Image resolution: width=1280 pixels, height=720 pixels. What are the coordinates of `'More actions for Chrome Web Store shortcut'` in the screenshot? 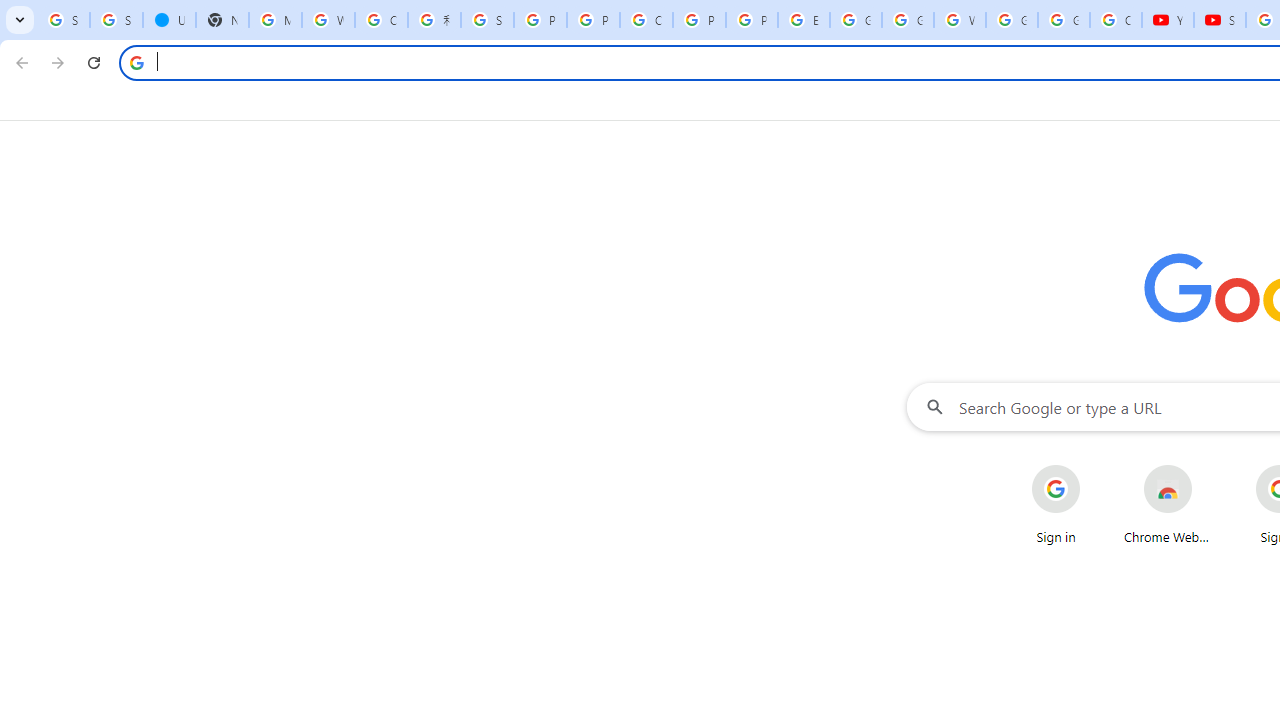 It's located at (1207, 466).